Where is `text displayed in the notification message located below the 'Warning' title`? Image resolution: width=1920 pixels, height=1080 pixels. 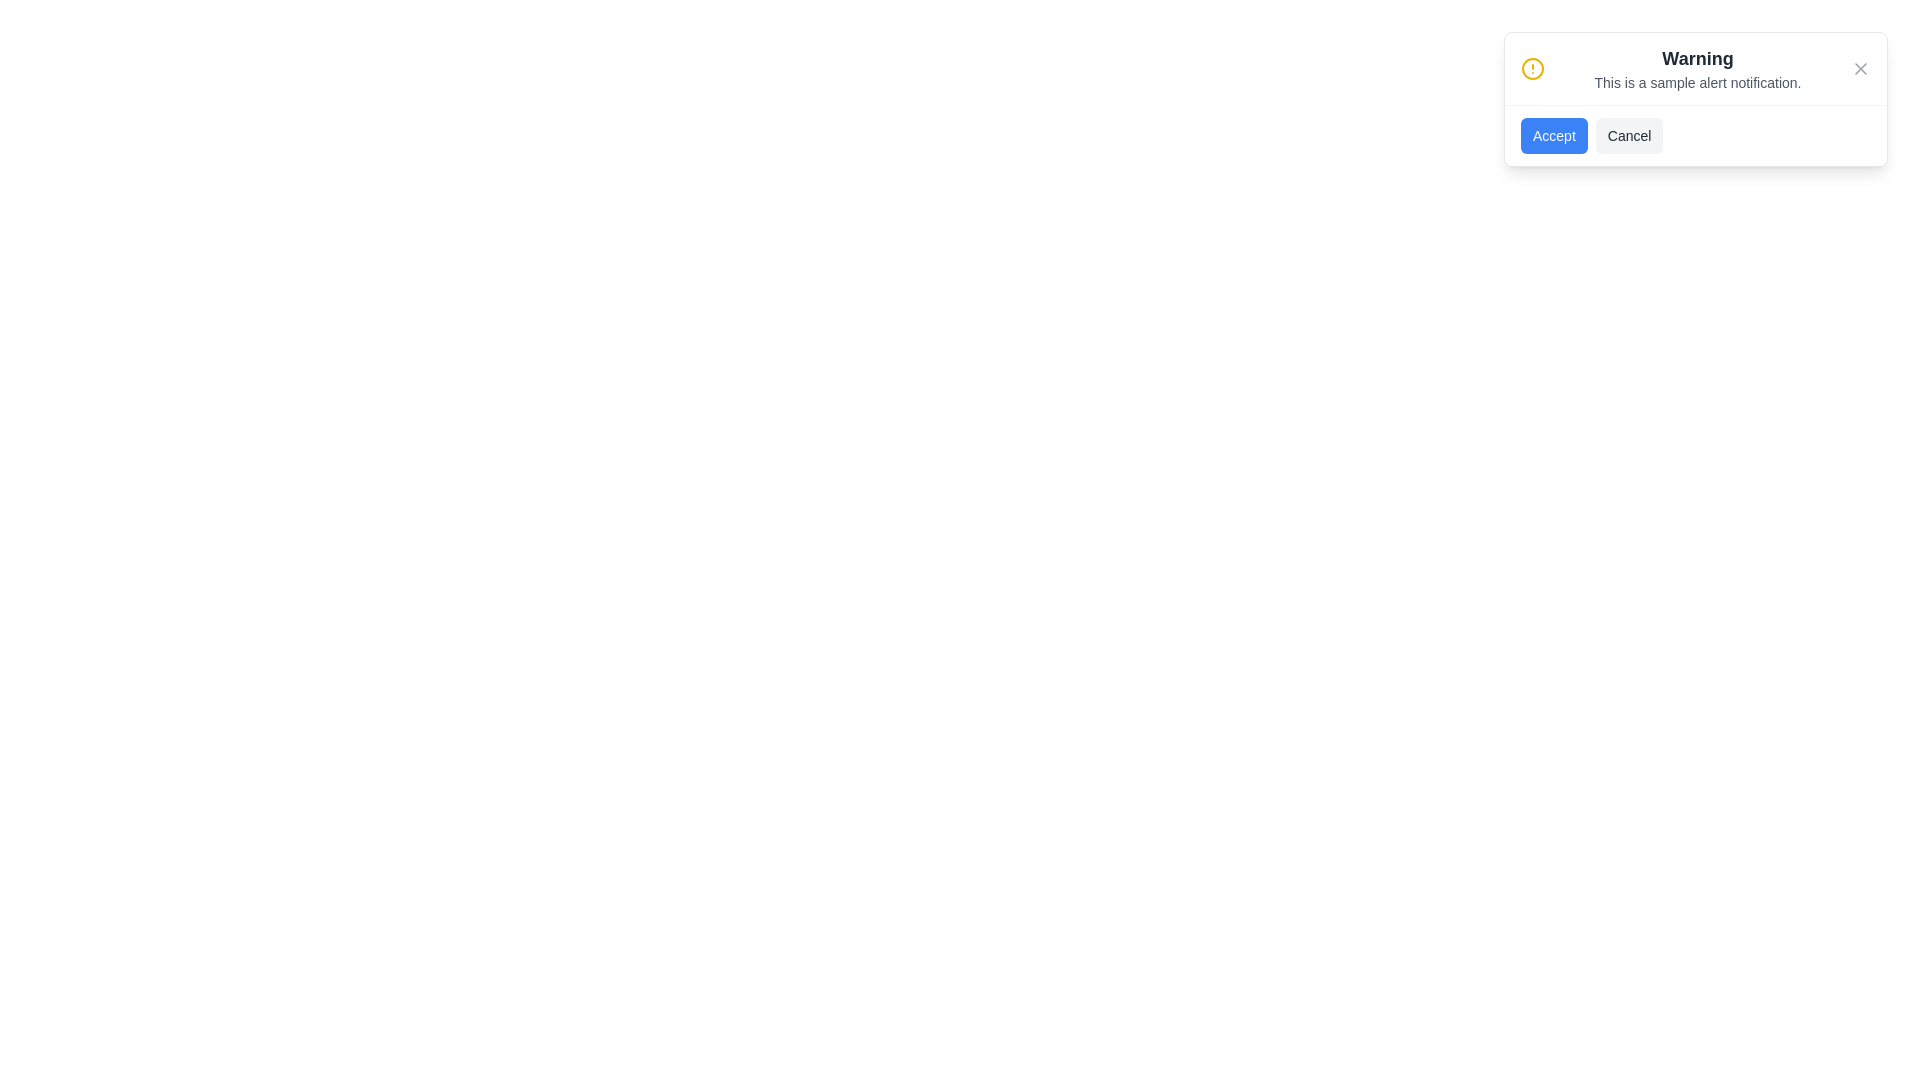 text displayed in the notification message located below the 'Warning' title is located at coordinates (1697, 82).